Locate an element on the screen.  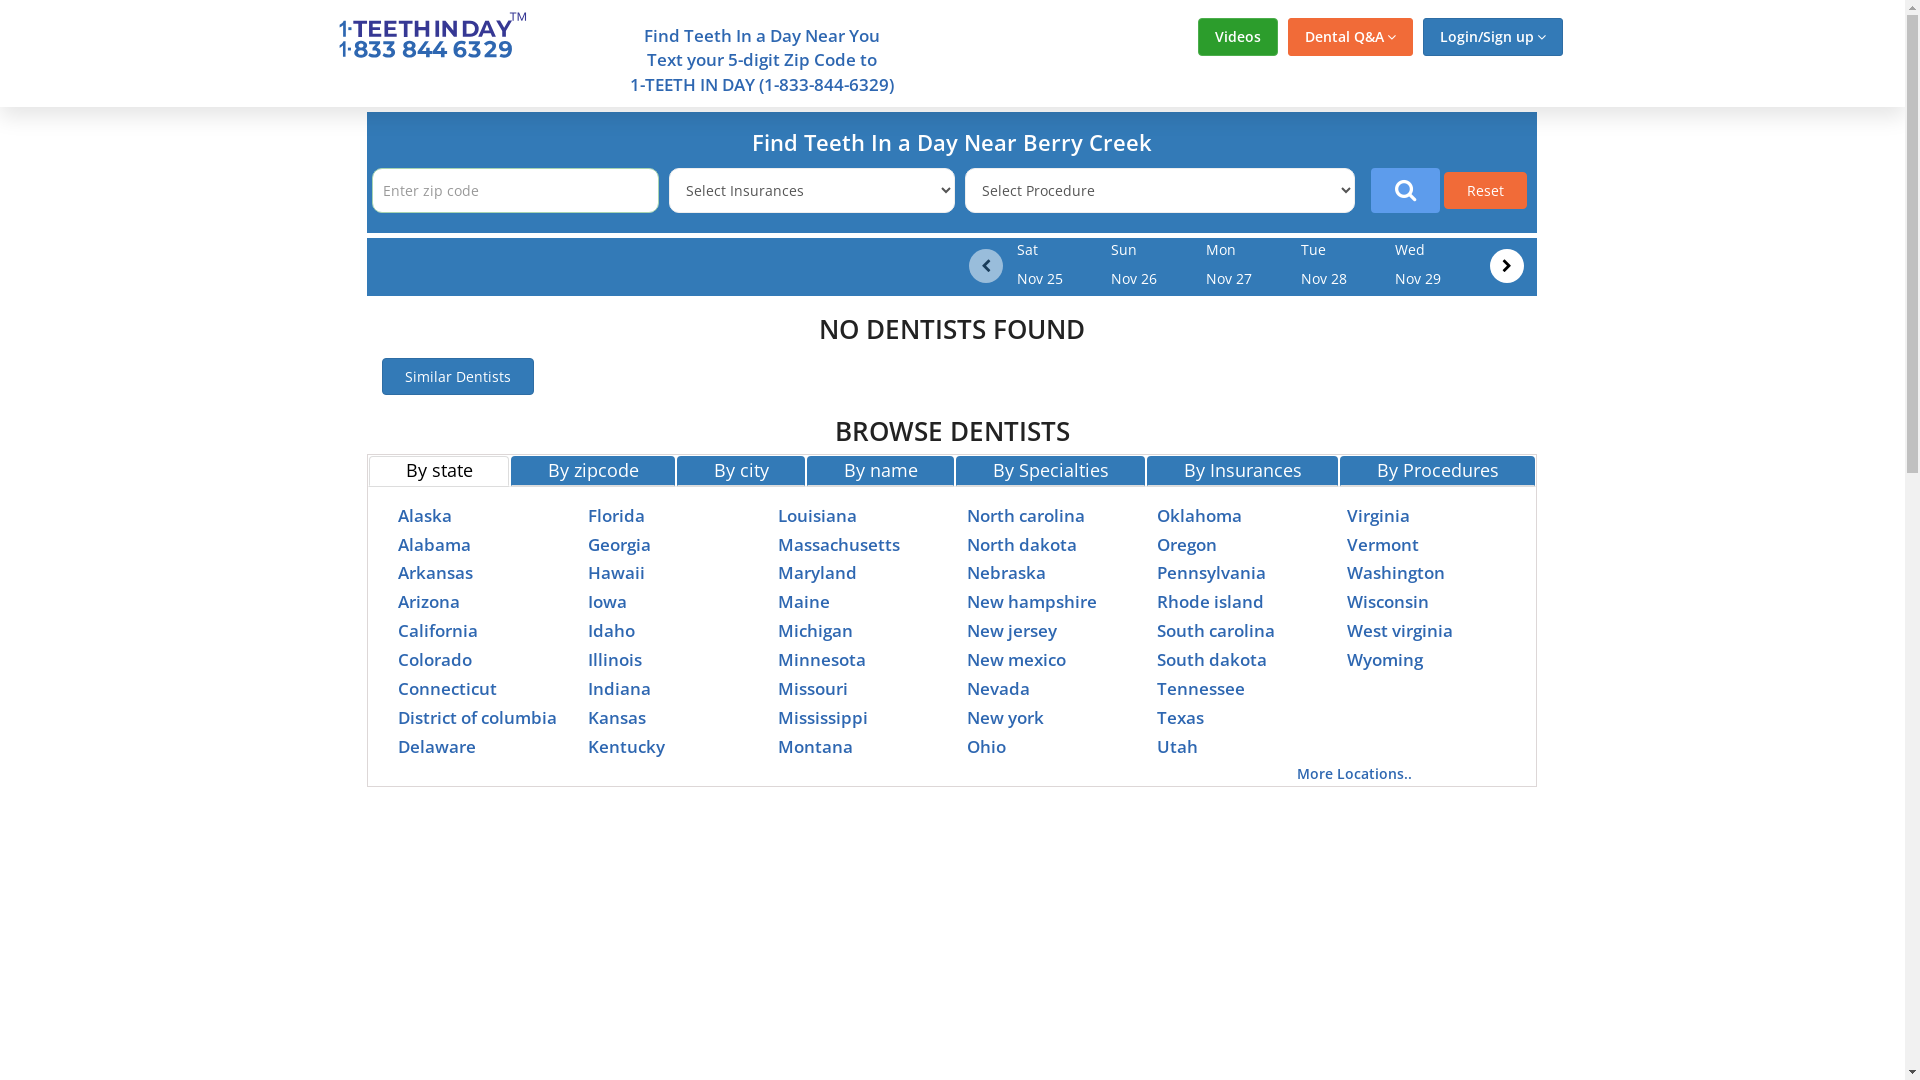
'Georgia' is located at coordinates (618, 544).